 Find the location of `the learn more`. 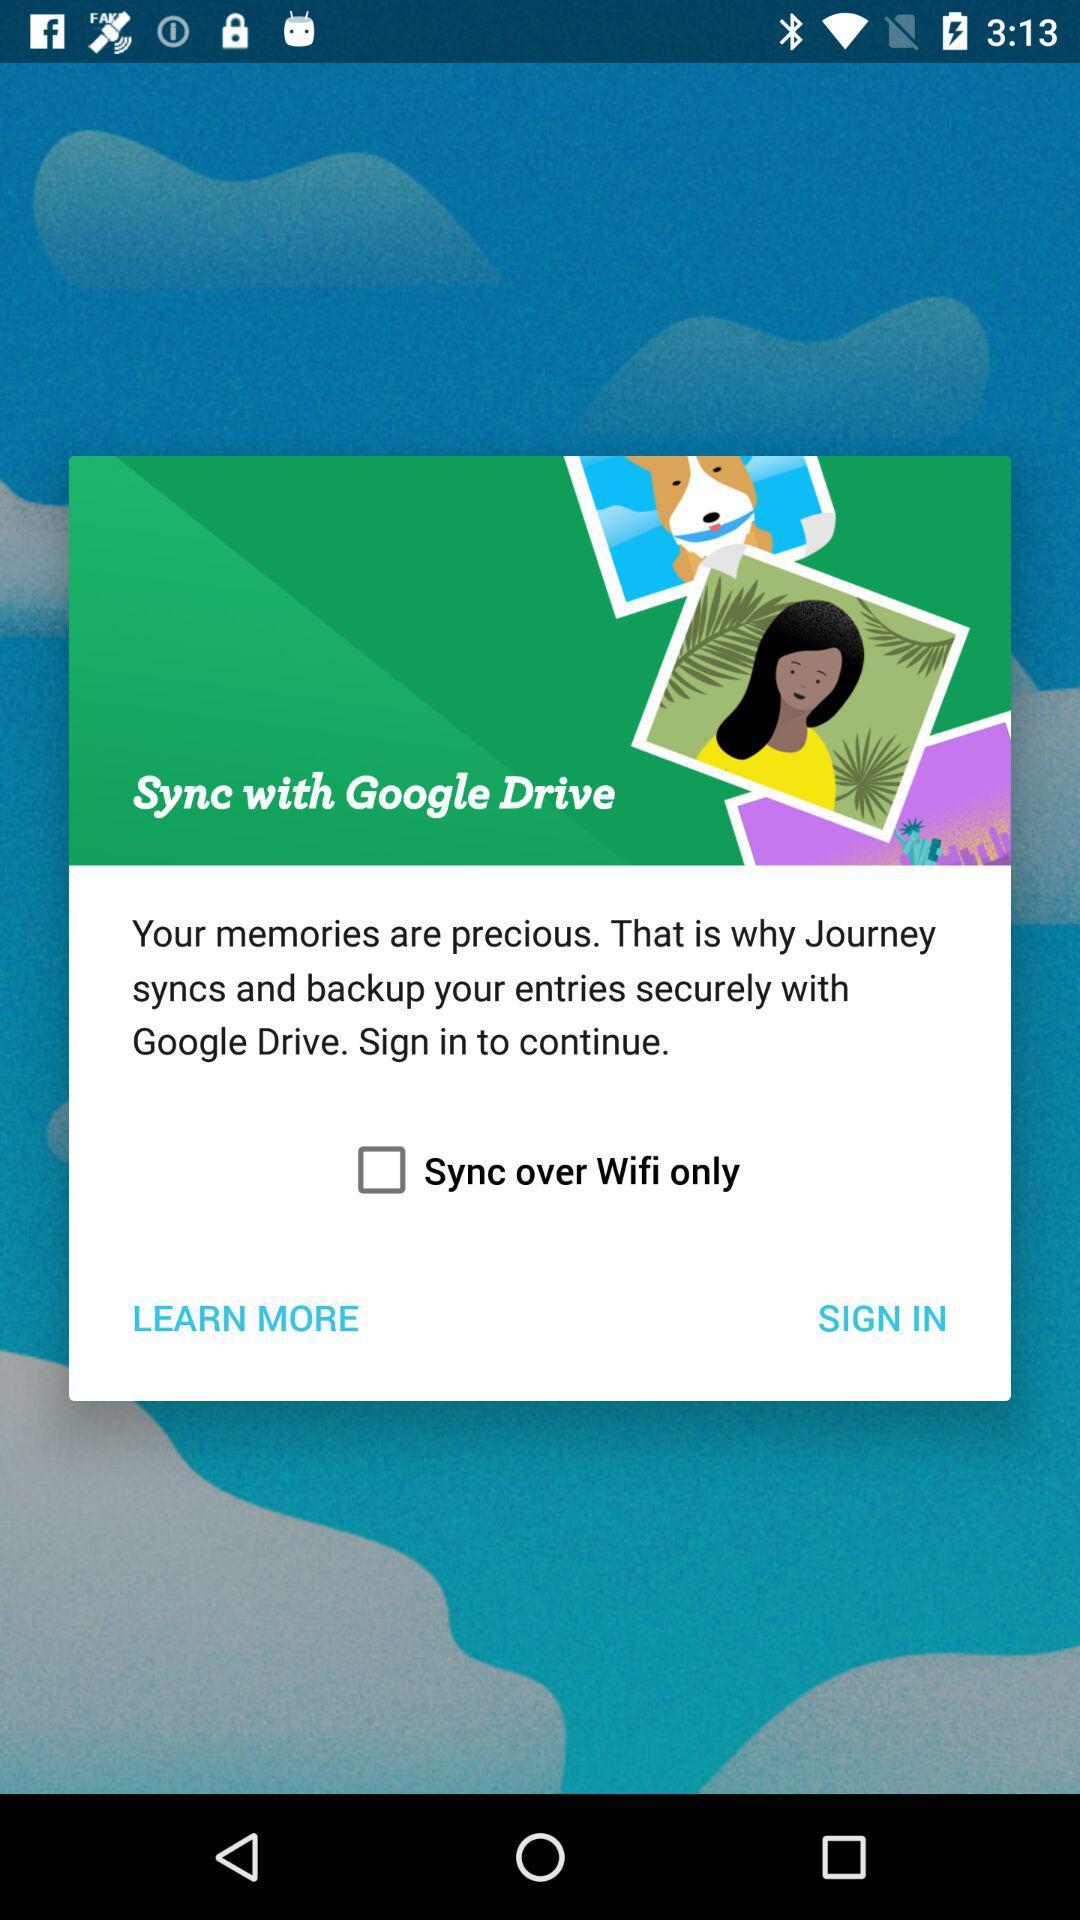

the learn more is located at coordinates (244, 1316).